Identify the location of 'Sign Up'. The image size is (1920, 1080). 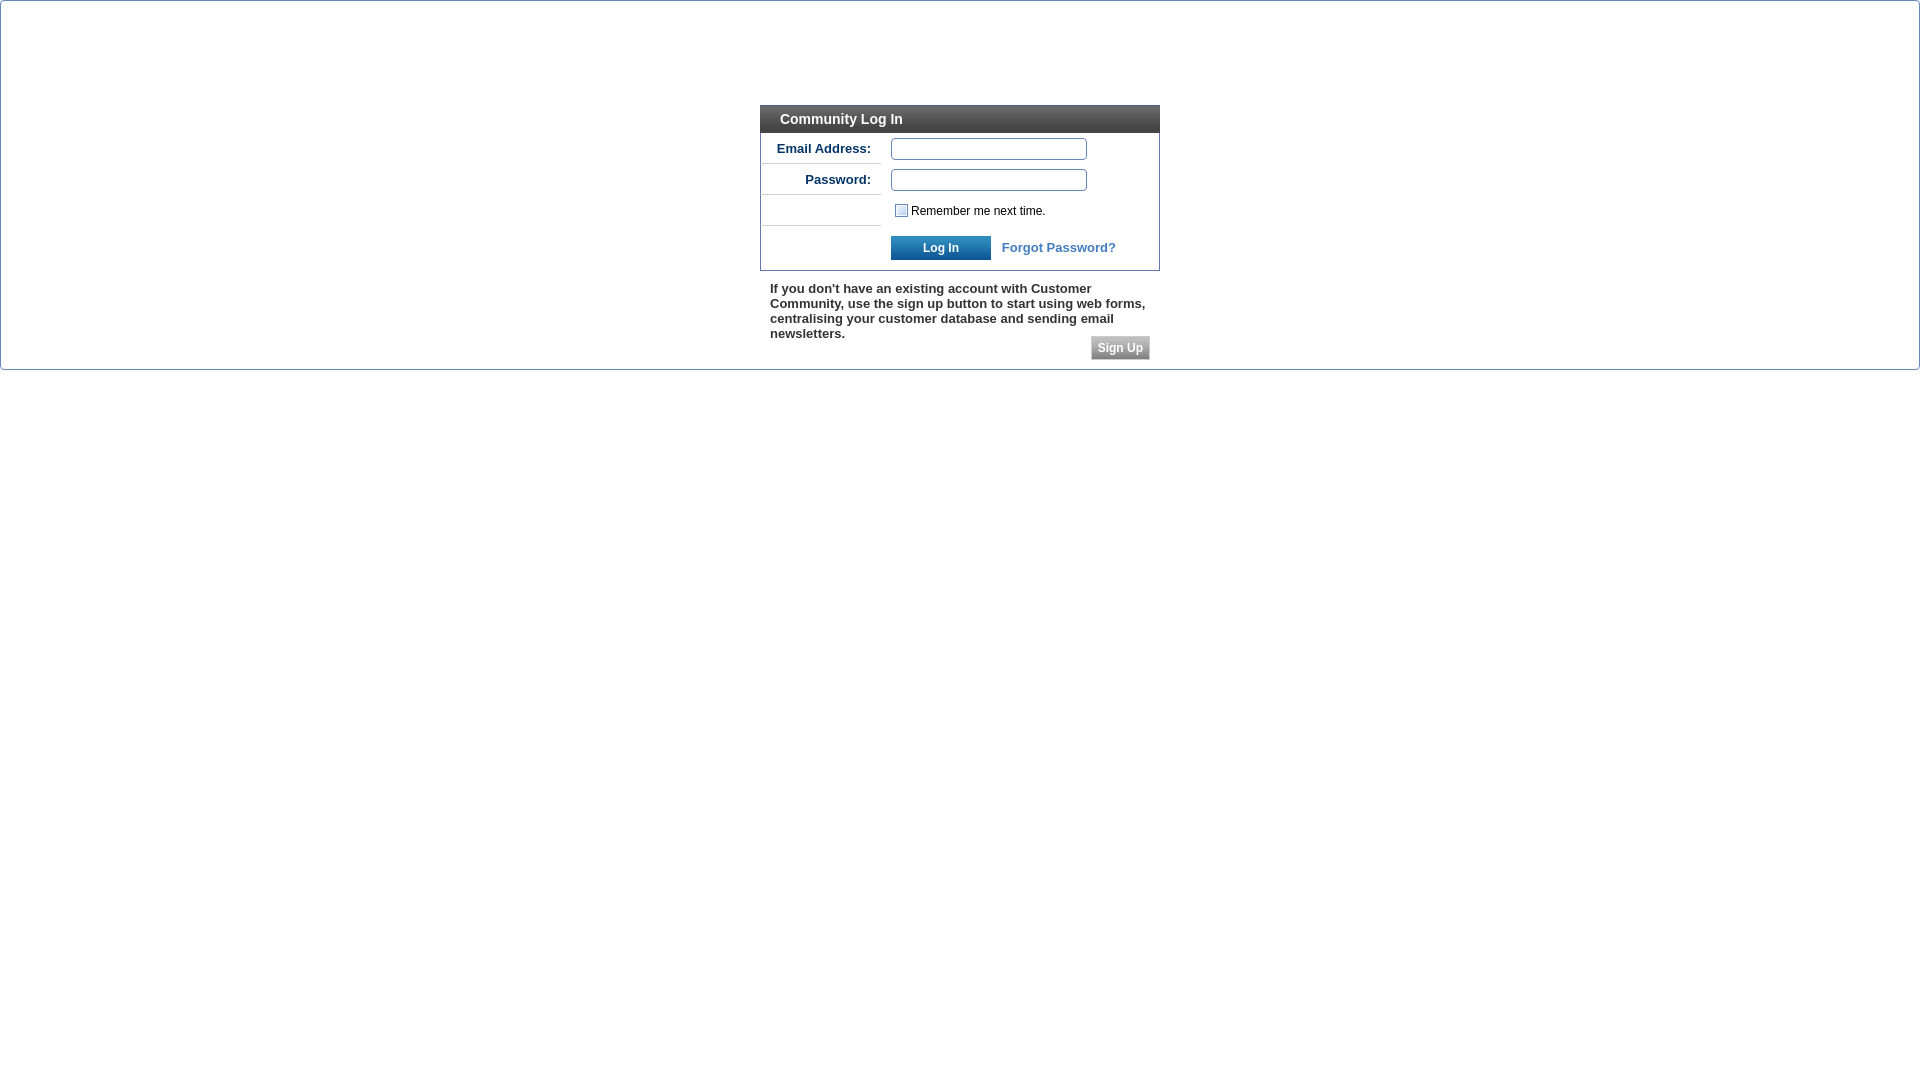
(1089, 346).